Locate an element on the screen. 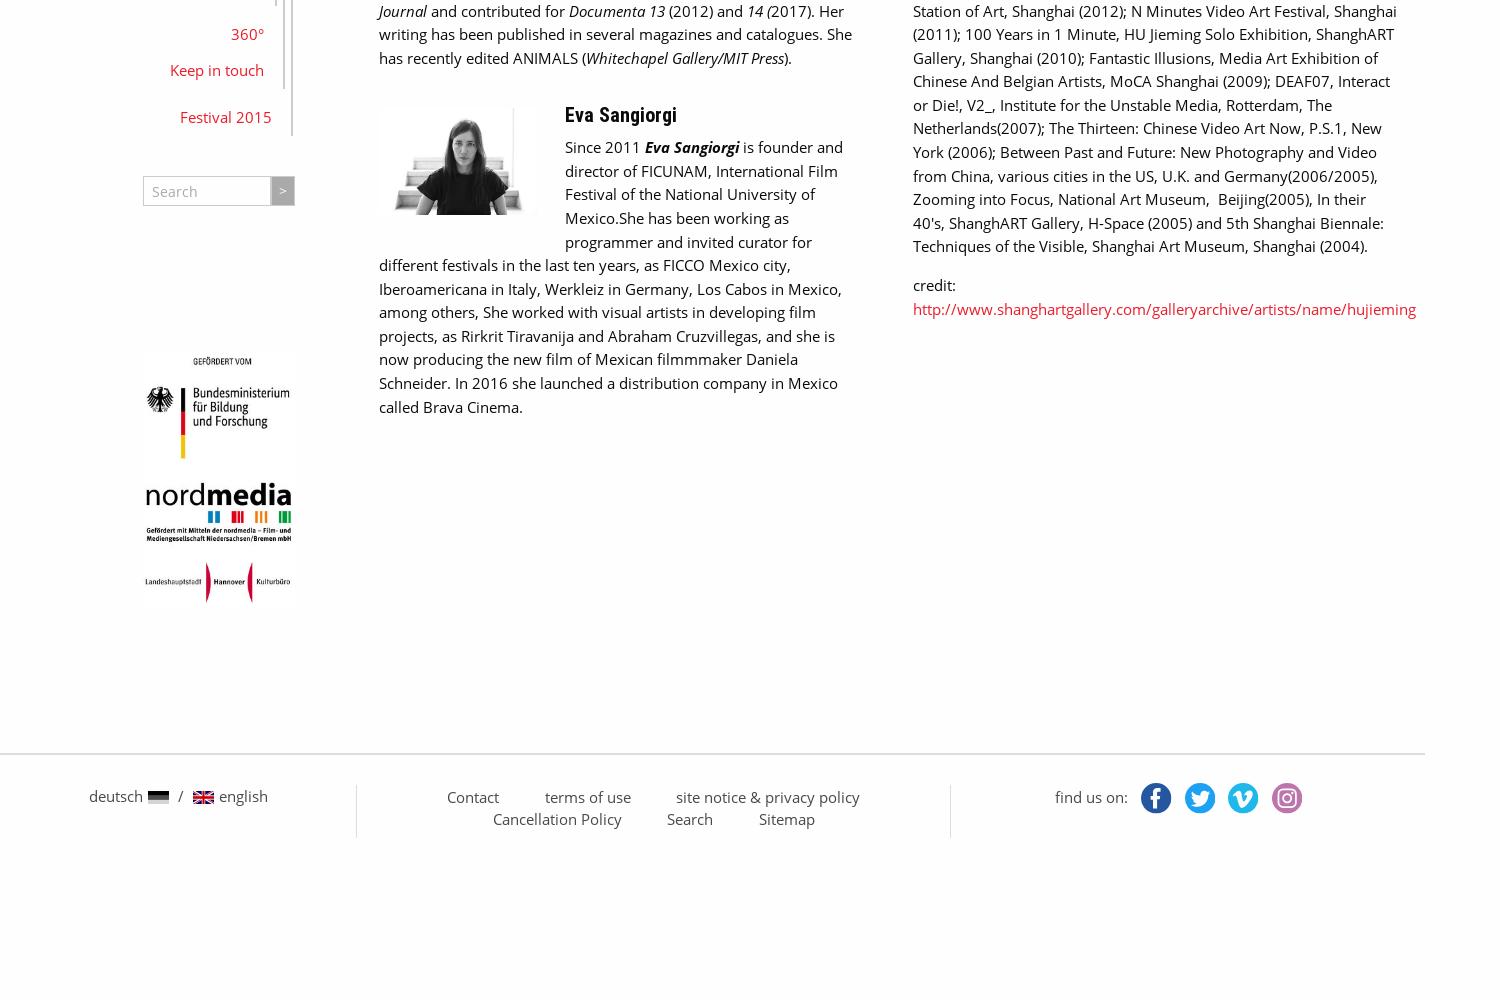 This screenshot has height=1000, width=1500. 'Cancellation Policy' is located at coordinates (556, 818).